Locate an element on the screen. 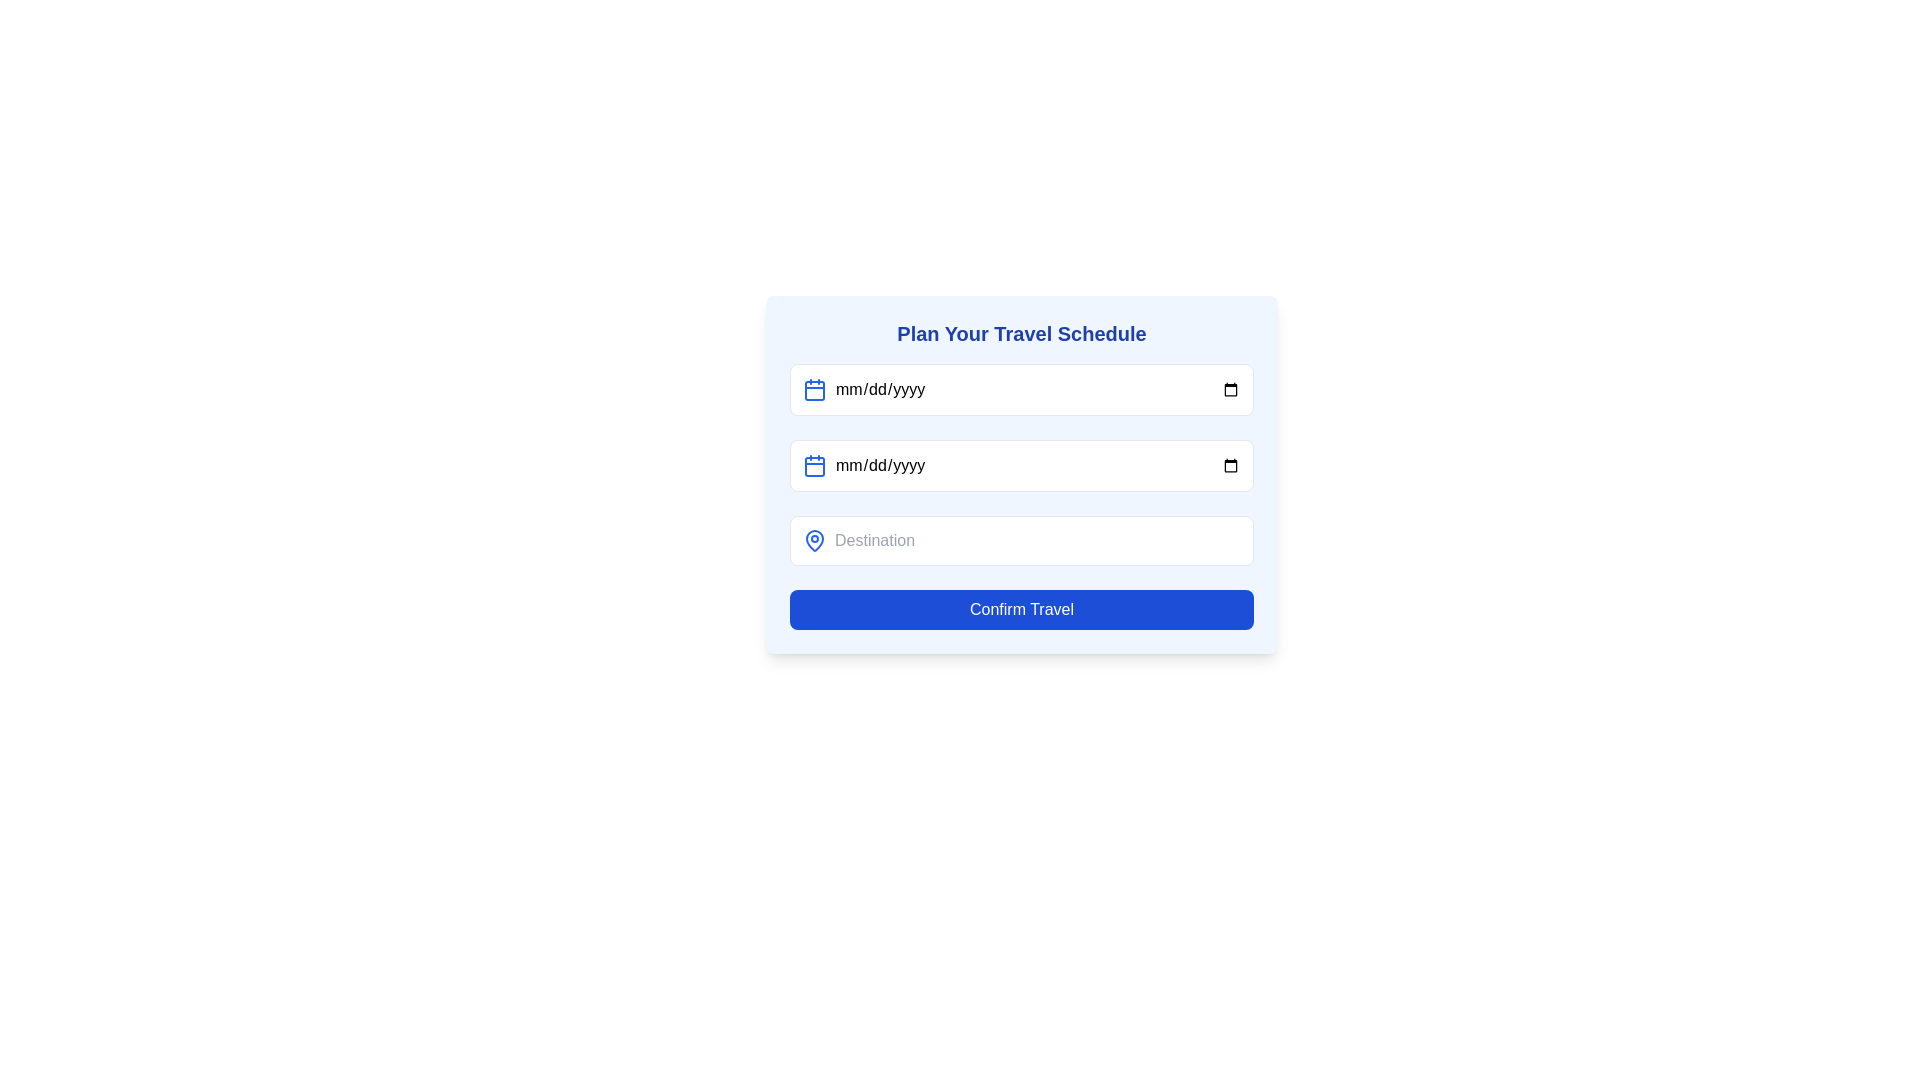  the 'Confirm Travel' button with a blue background and white text to observe the hover effect is located at coordinates (1022, 608).